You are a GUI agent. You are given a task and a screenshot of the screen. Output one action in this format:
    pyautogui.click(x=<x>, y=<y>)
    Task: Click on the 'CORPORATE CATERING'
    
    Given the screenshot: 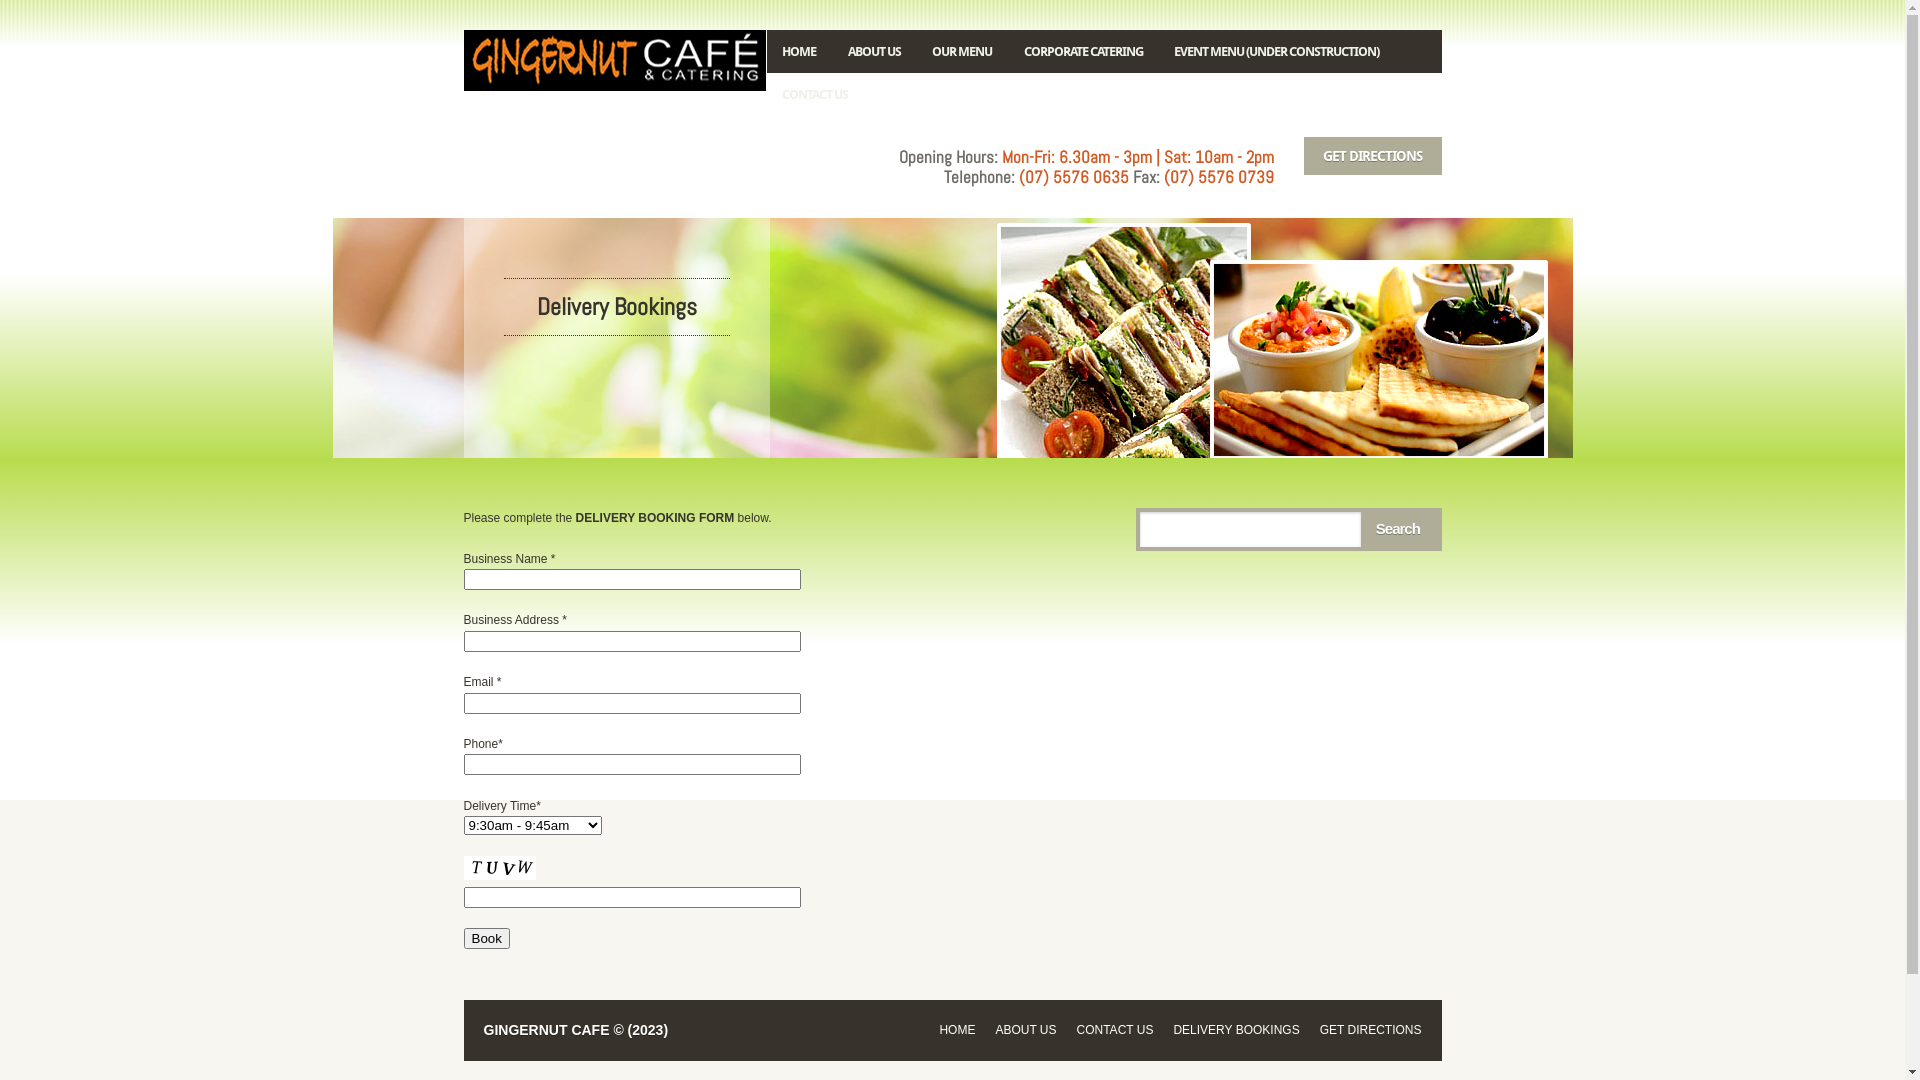 What is the action you would take?
    pyautogui.click(x=1008, y=50)
    